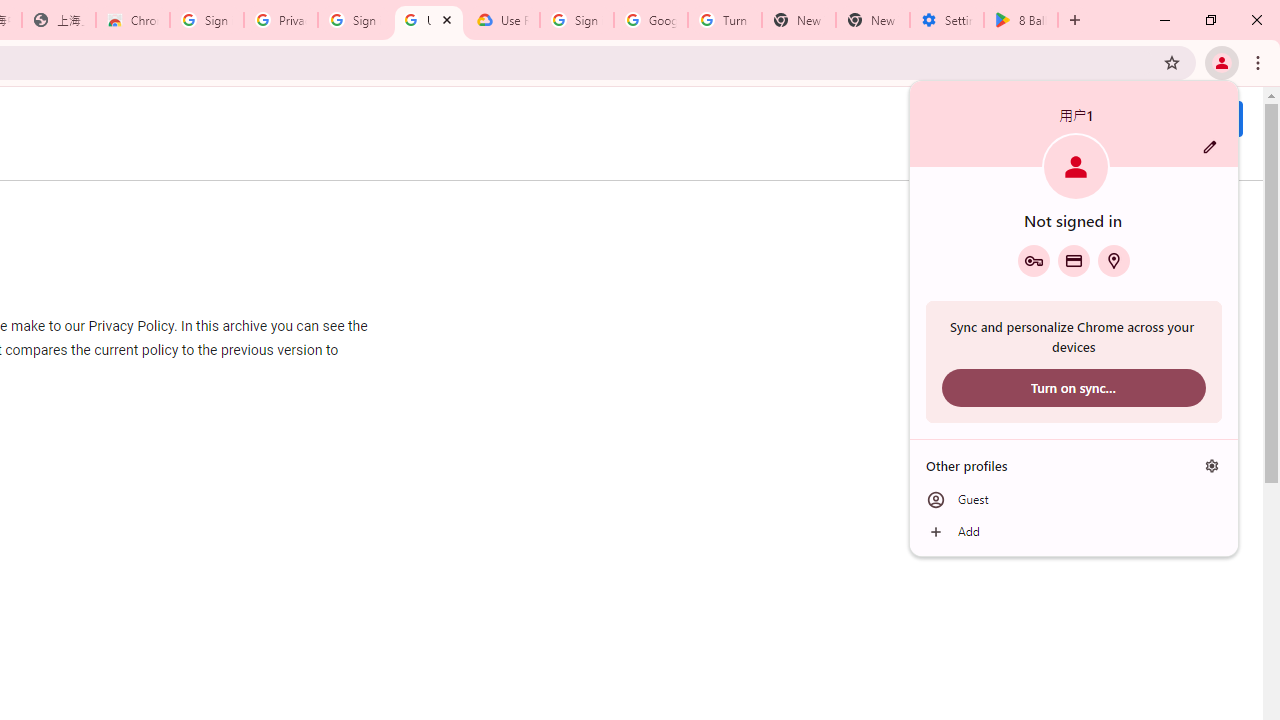 The height and width of the screenshot is (720, 1280). Describe the element at coordinates (1209, 146) in the screenshot. I see `'Customize profile'` at that location.